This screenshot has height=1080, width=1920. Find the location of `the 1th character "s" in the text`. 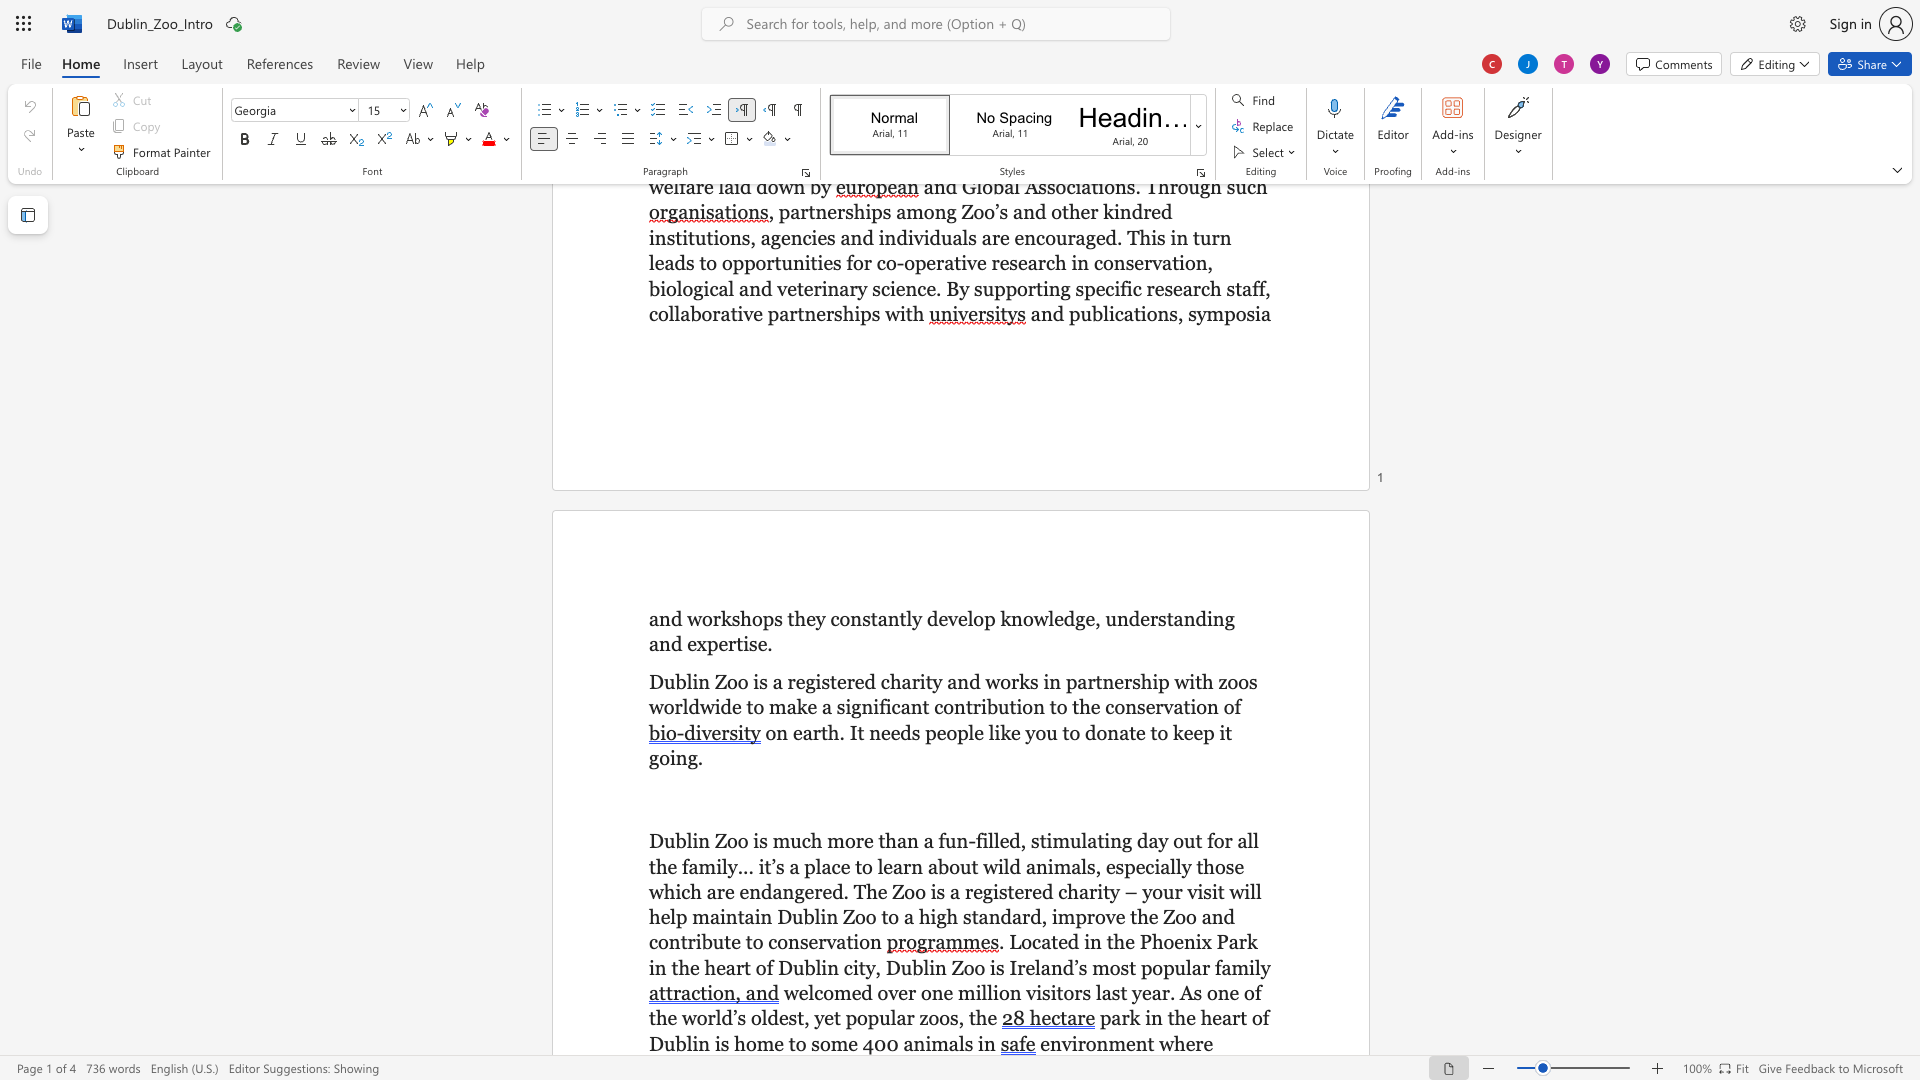

the 1th character "s" in the text is located at coordinates (1162, 617).